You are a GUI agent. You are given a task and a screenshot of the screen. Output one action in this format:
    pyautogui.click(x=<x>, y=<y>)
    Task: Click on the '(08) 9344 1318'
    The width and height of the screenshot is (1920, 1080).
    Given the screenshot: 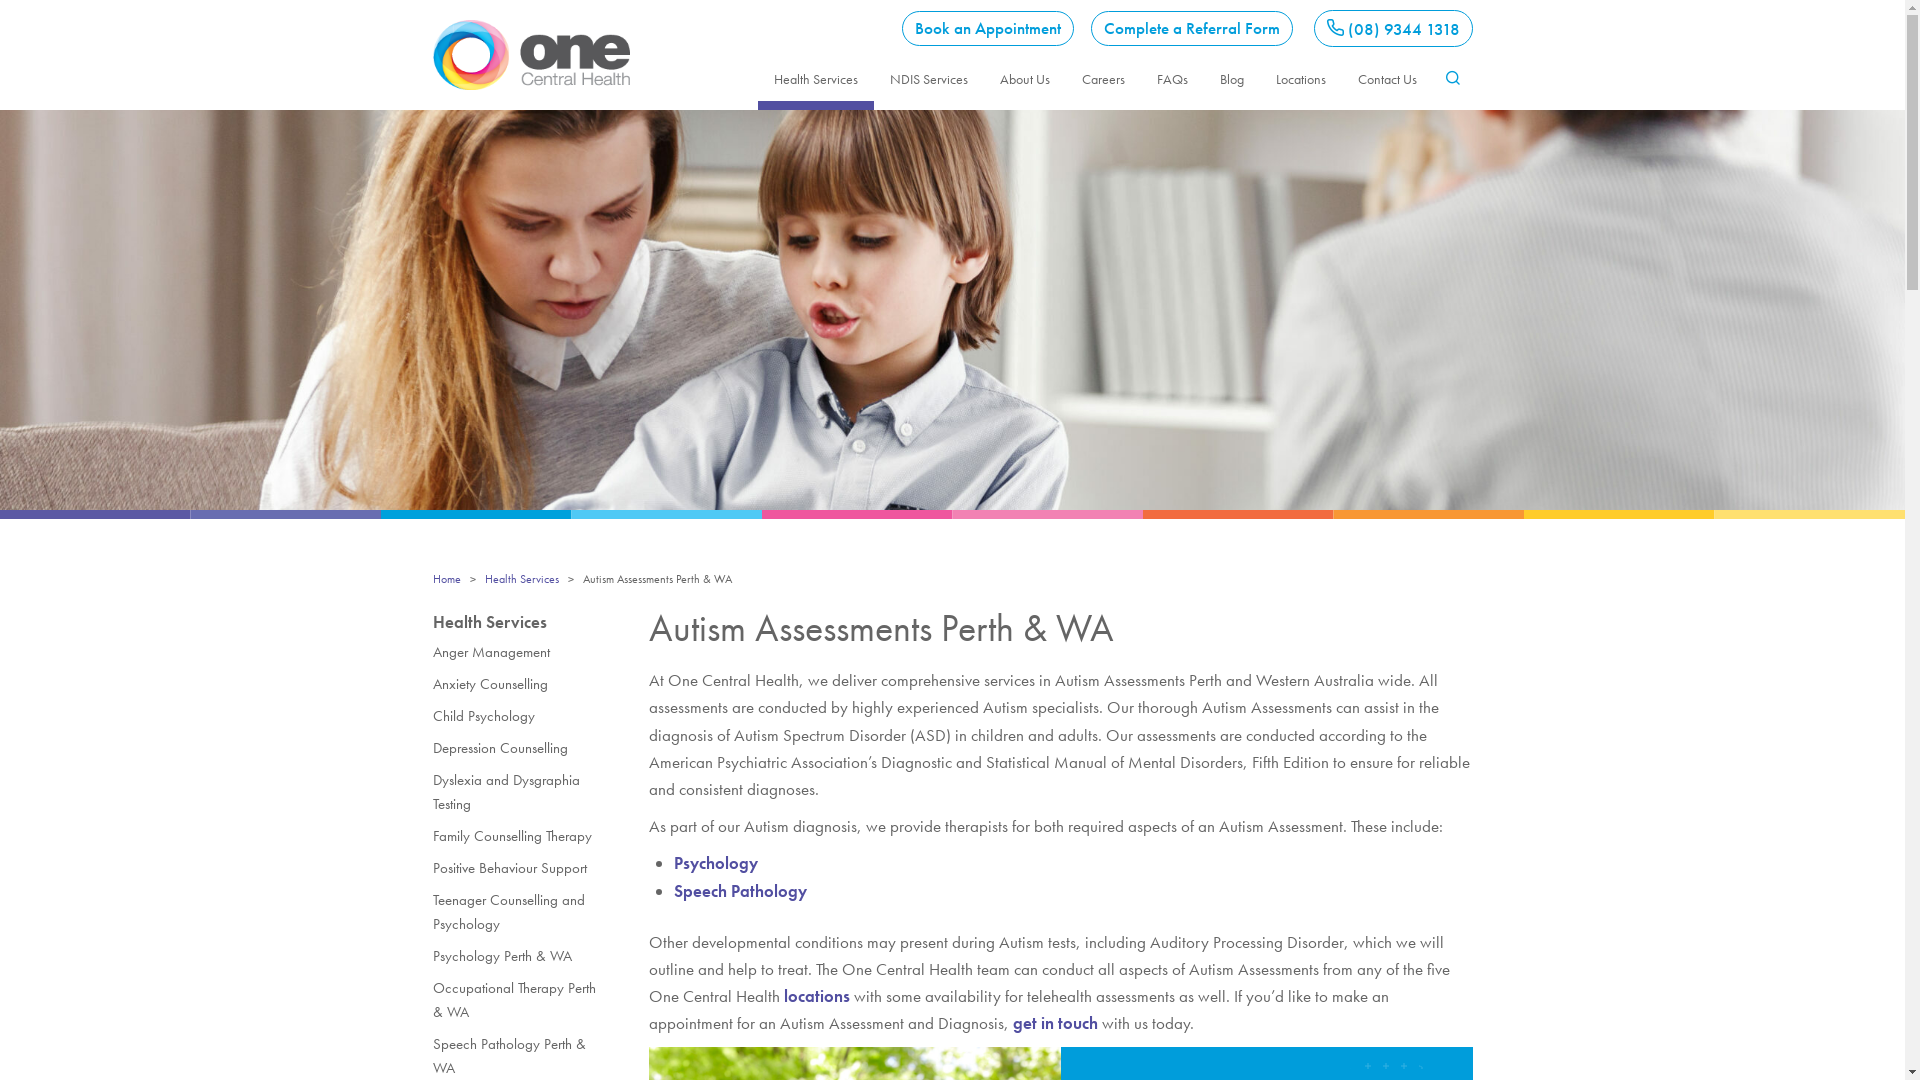 What is the action you would take?
    pyautogui.click(x=1392, y=28)
    